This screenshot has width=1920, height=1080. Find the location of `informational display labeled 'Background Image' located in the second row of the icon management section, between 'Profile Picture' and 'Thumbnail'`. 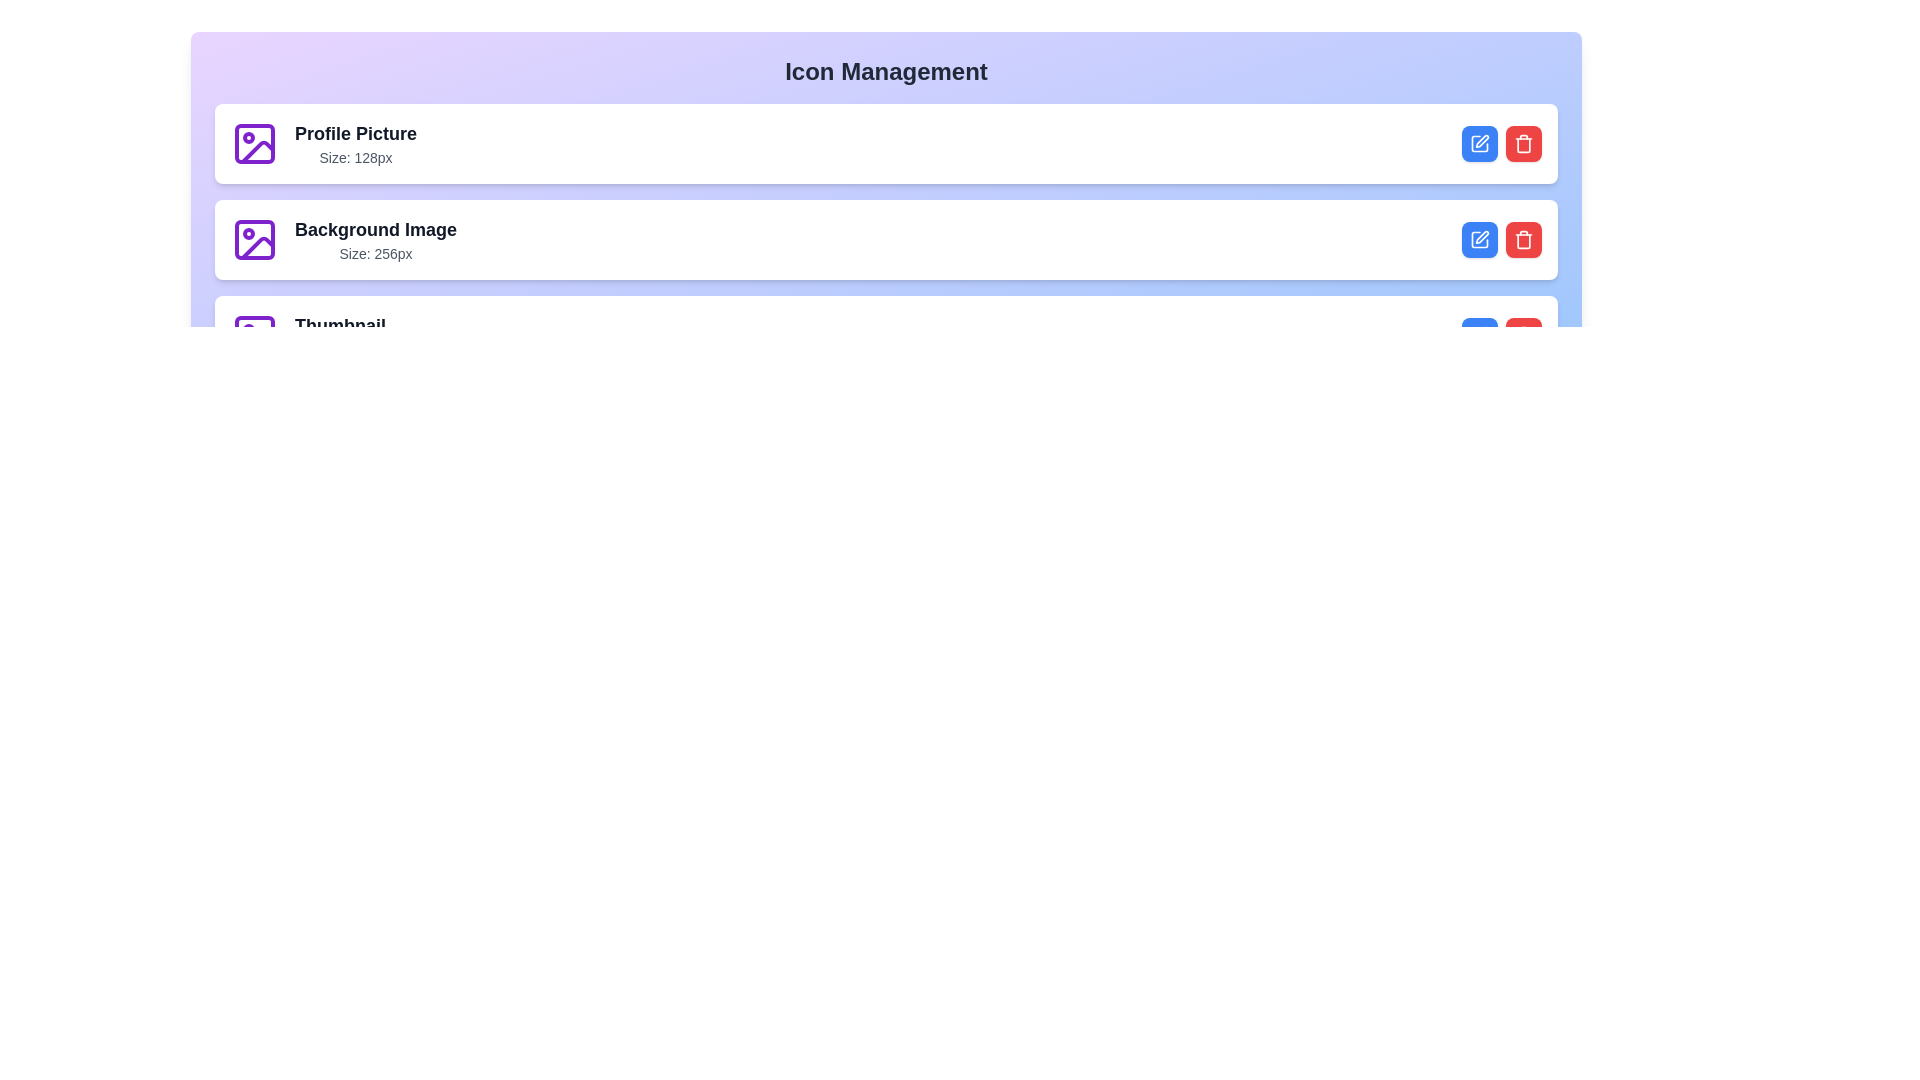

informational display labeled 'Background Image' located in the second row of the icon management section, between 'Profile Picture' and 'Thumbnail' is located at coordinates (344, 238).